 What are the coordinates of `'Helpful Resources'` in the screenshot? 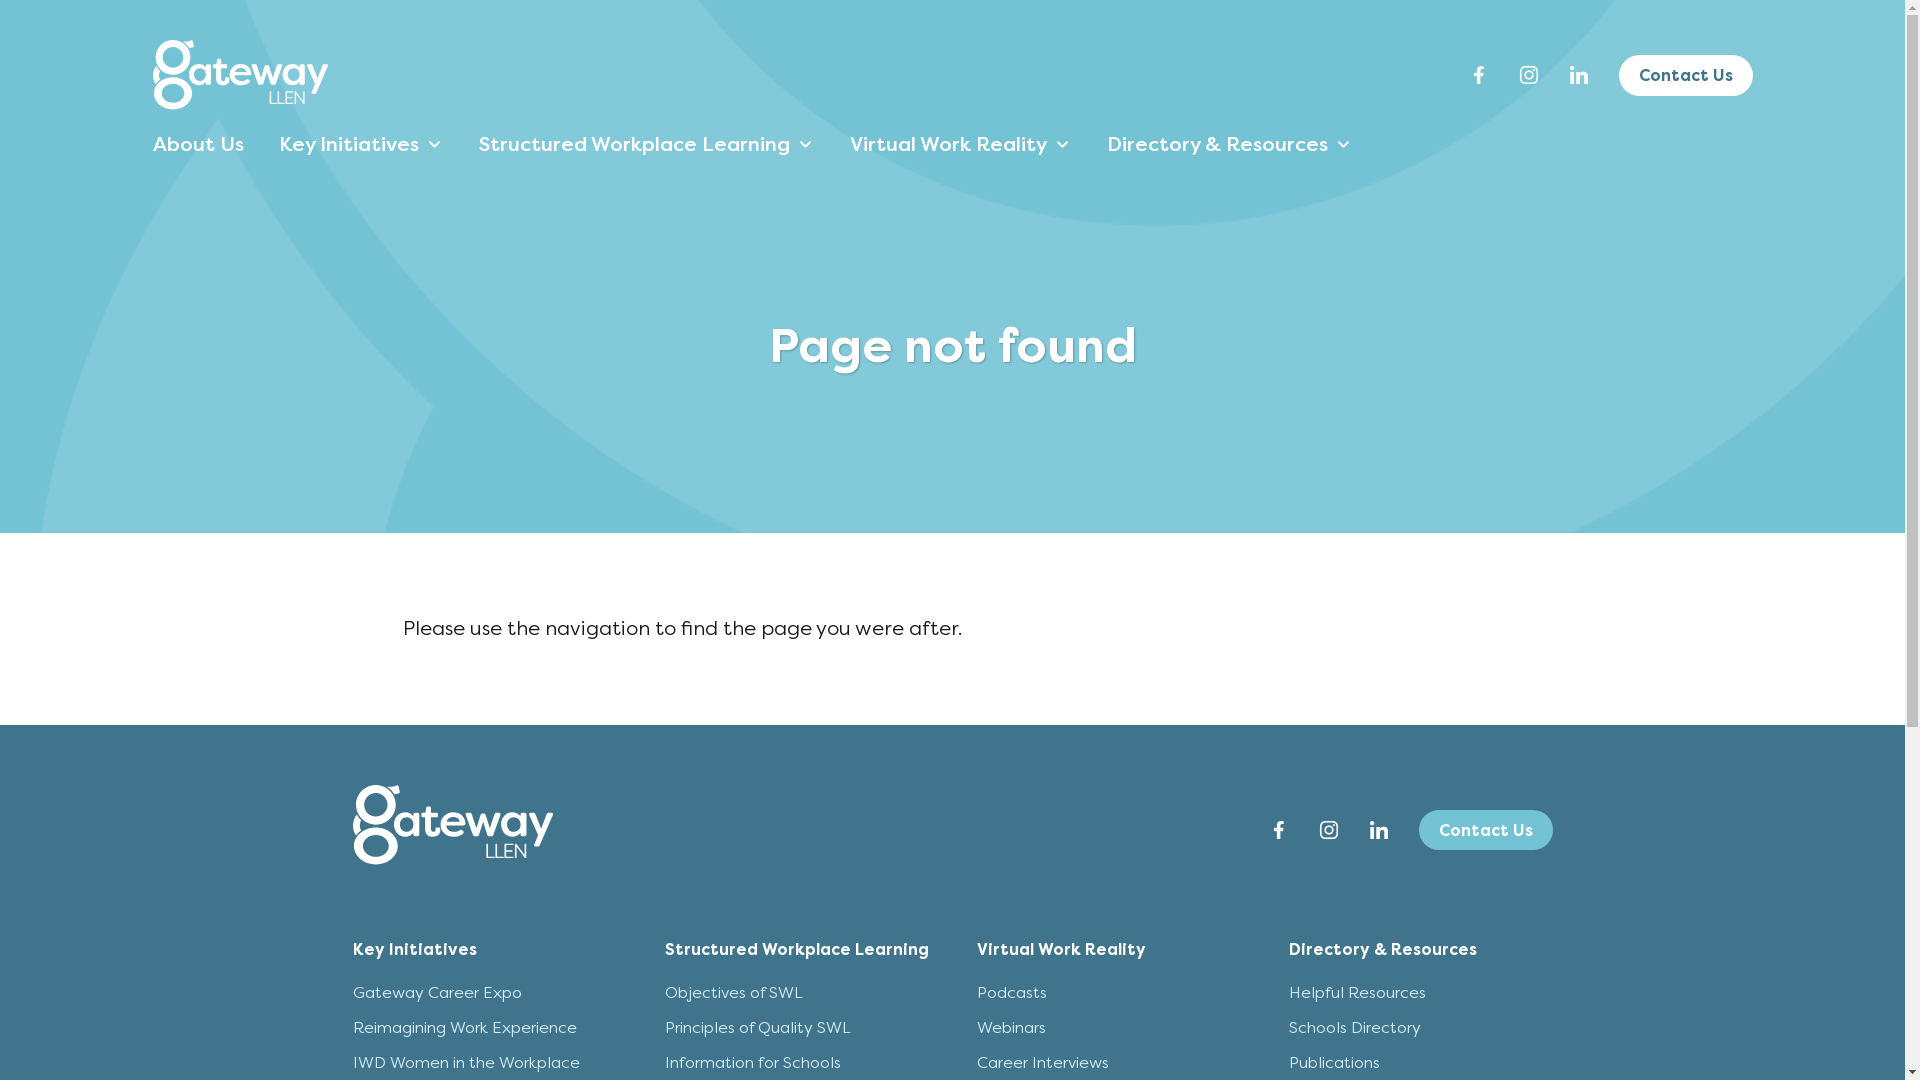 It's located at (1287, 992).